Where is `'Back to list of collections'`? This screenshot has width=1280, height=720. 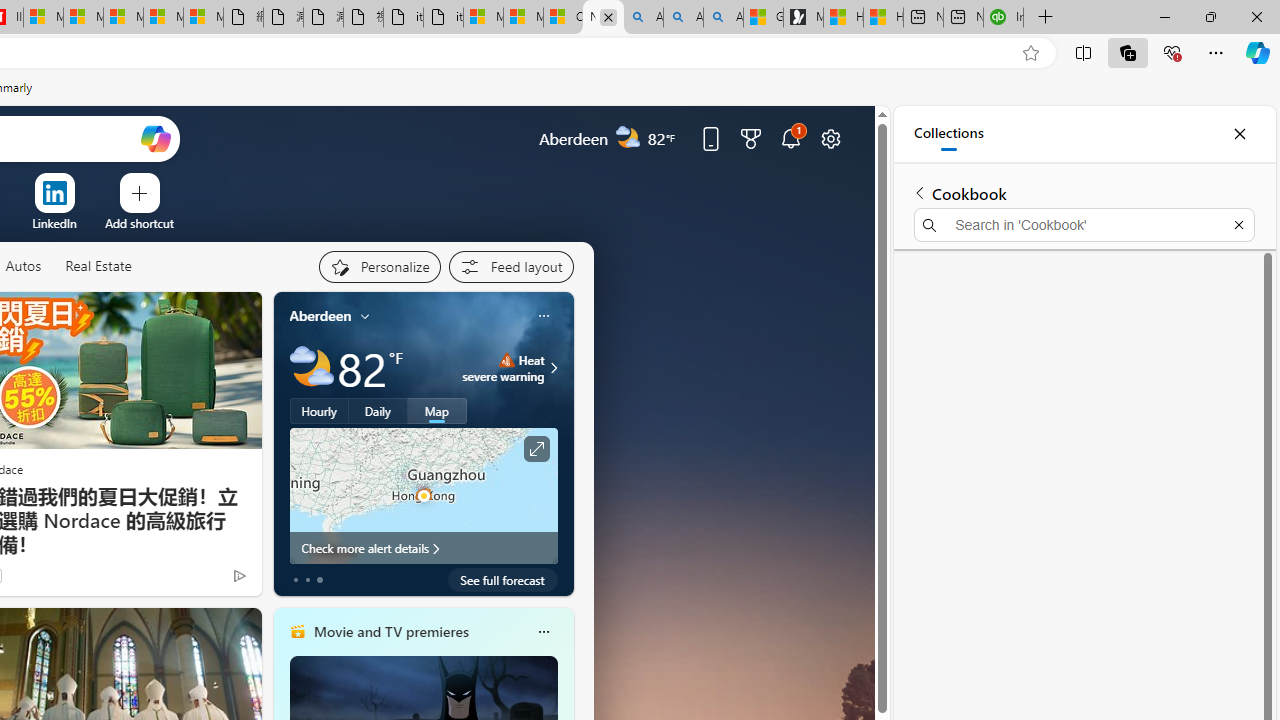 'Back to list of collections' is located at coordinates (919, 192).